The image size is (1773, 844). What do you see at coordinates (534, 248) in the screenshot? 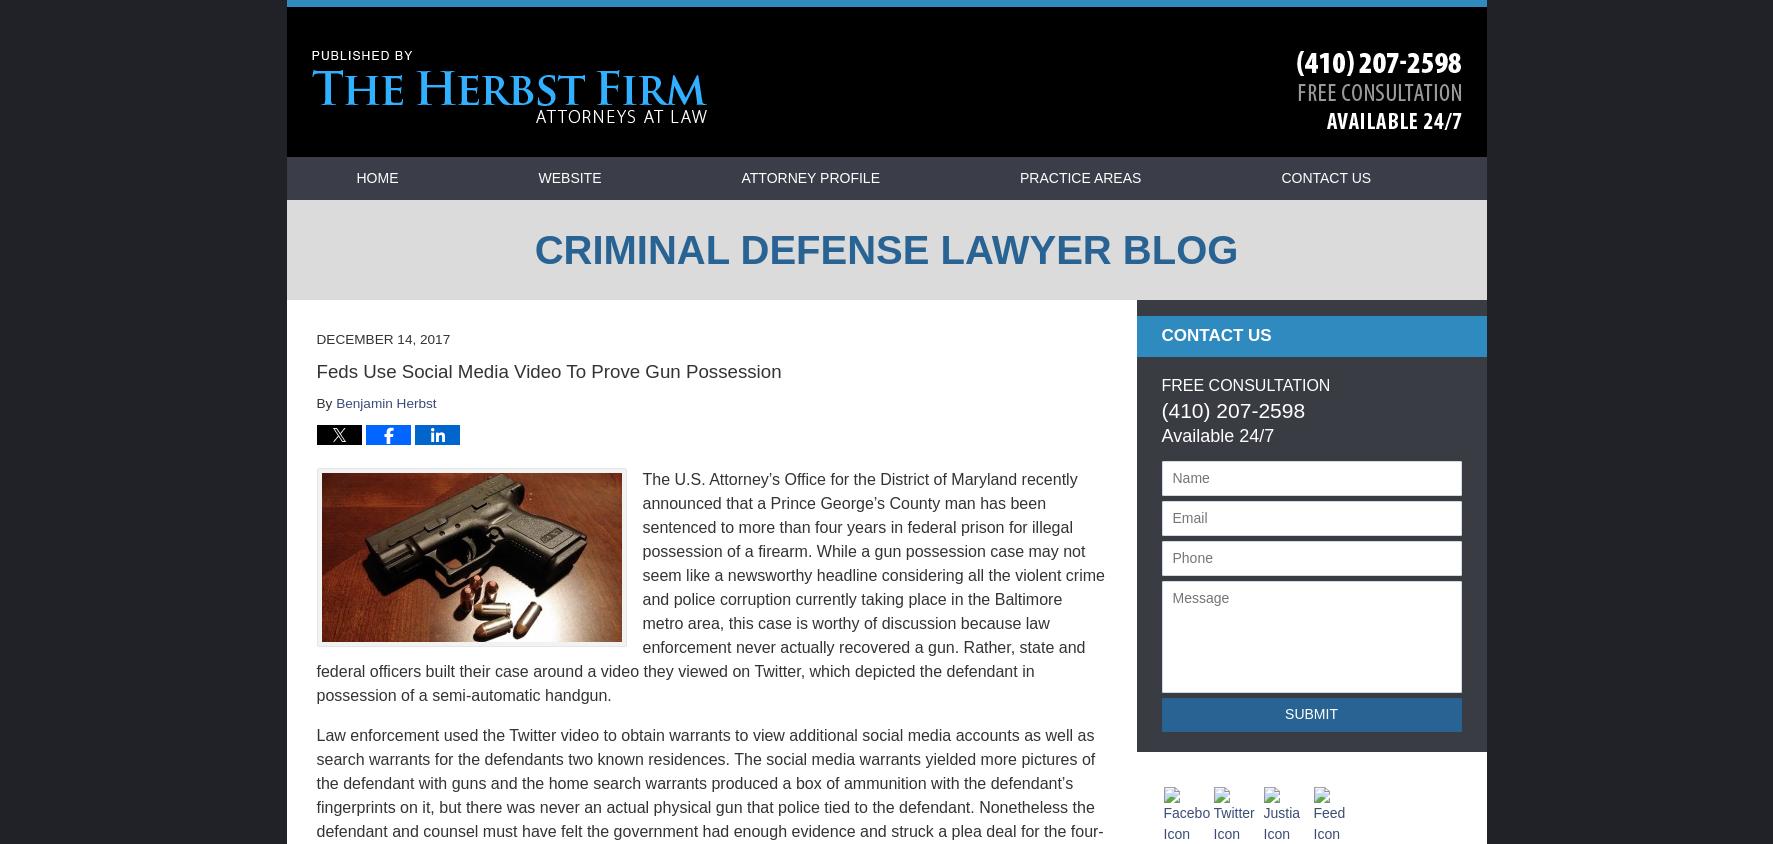
I see `'Criminal Defense Lawyer Blog'` at bounding box center [534, 248].